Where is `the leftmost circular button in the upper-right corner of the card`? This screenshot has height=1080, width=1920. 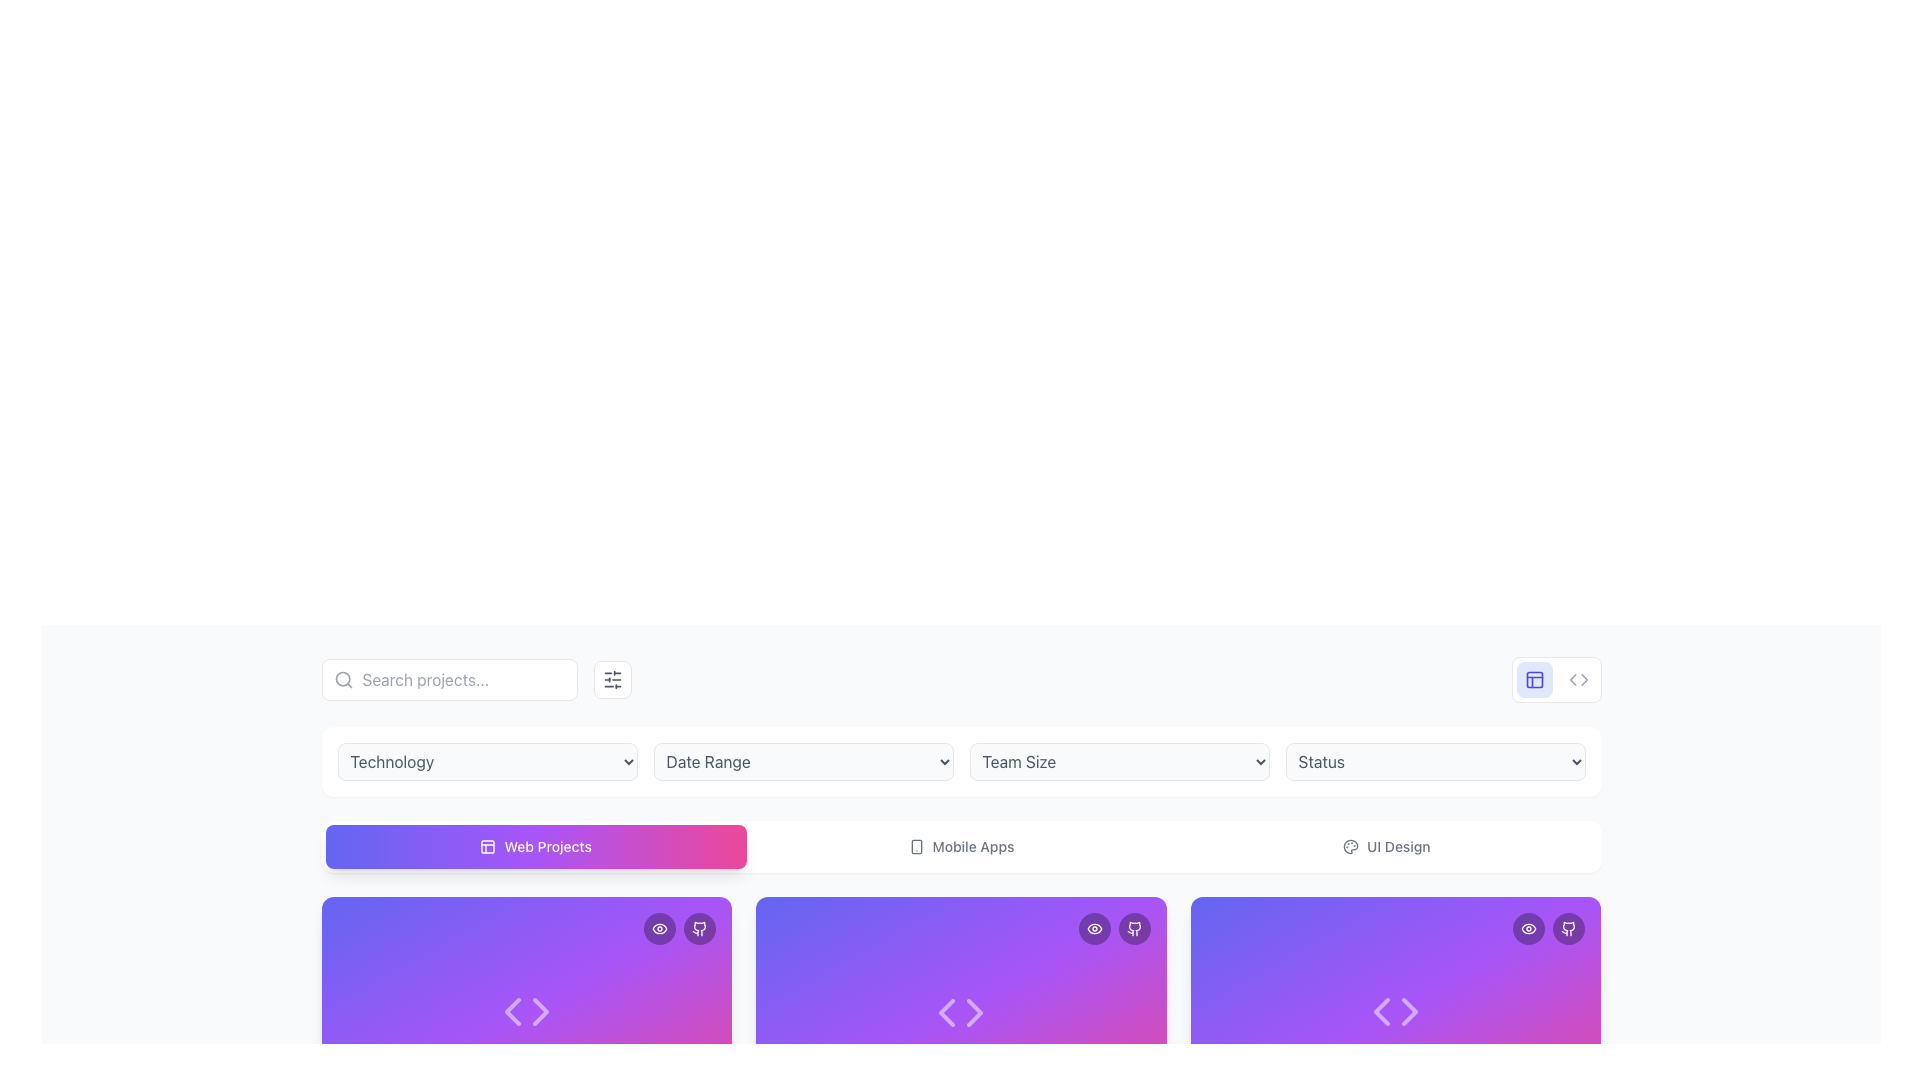
the leftmost circular button in the upper-right corner of the card is located at coordinates (1093, 929).